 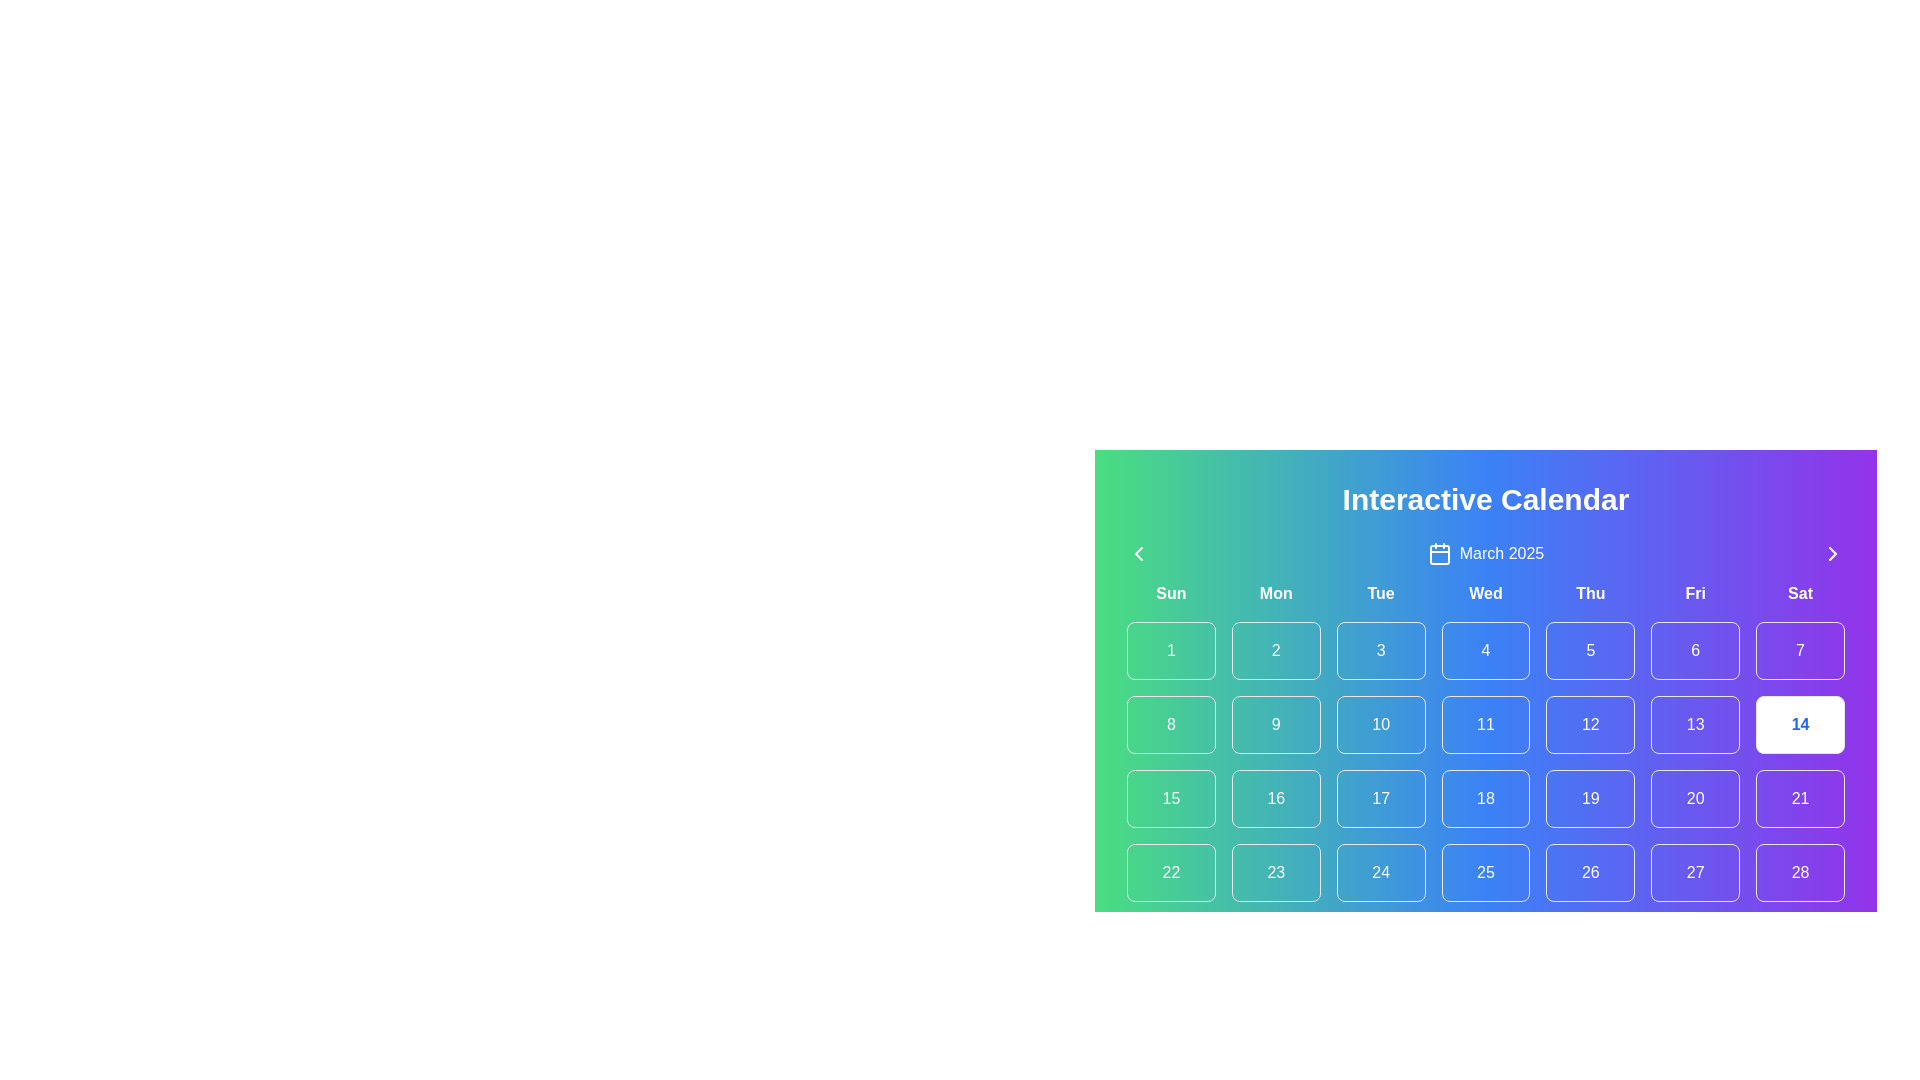 I want to click on the calendar icon located below the 'Interactive Calendar' header at the top center of the interface, so click(x=1438, y=555).